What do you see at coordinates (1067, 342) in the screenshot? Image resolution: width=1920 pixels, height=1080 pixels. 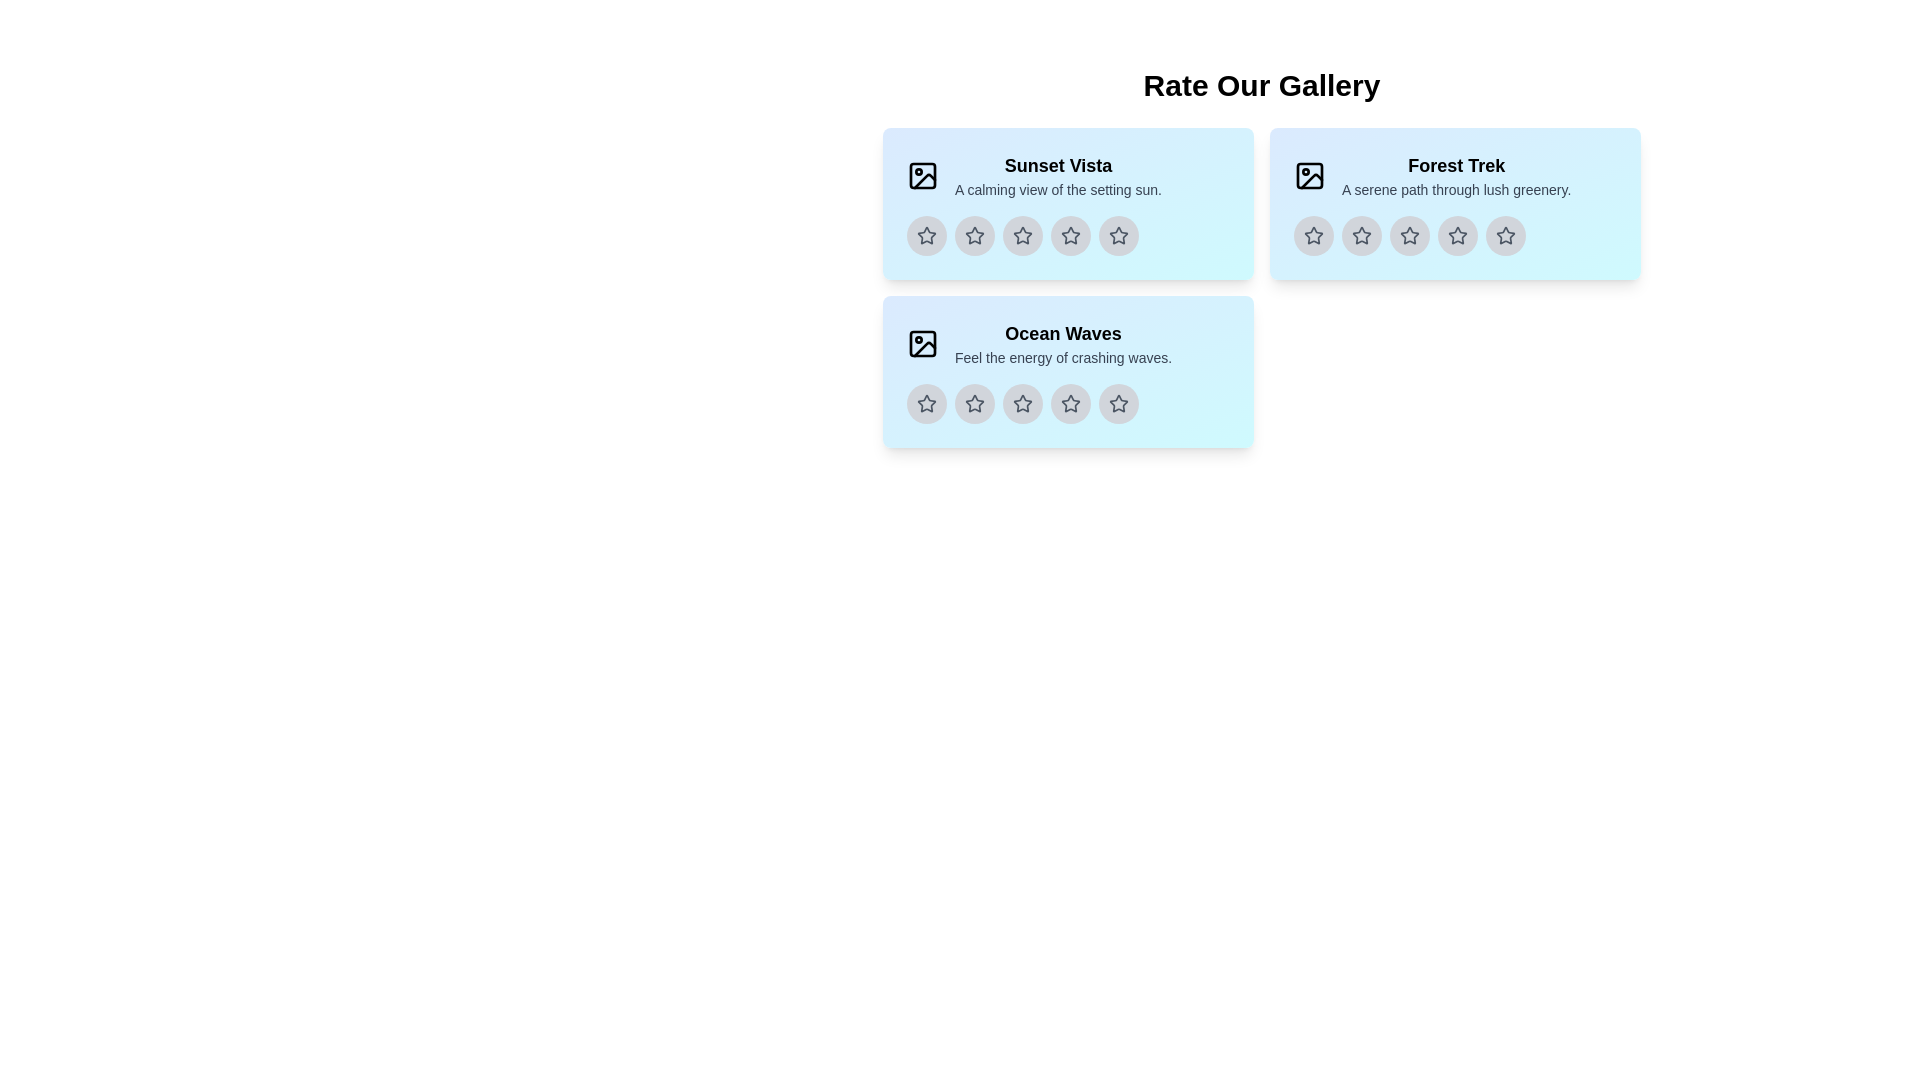 I see `the information block about 'Ocean Waves'` at bounding box center [1067, 342].